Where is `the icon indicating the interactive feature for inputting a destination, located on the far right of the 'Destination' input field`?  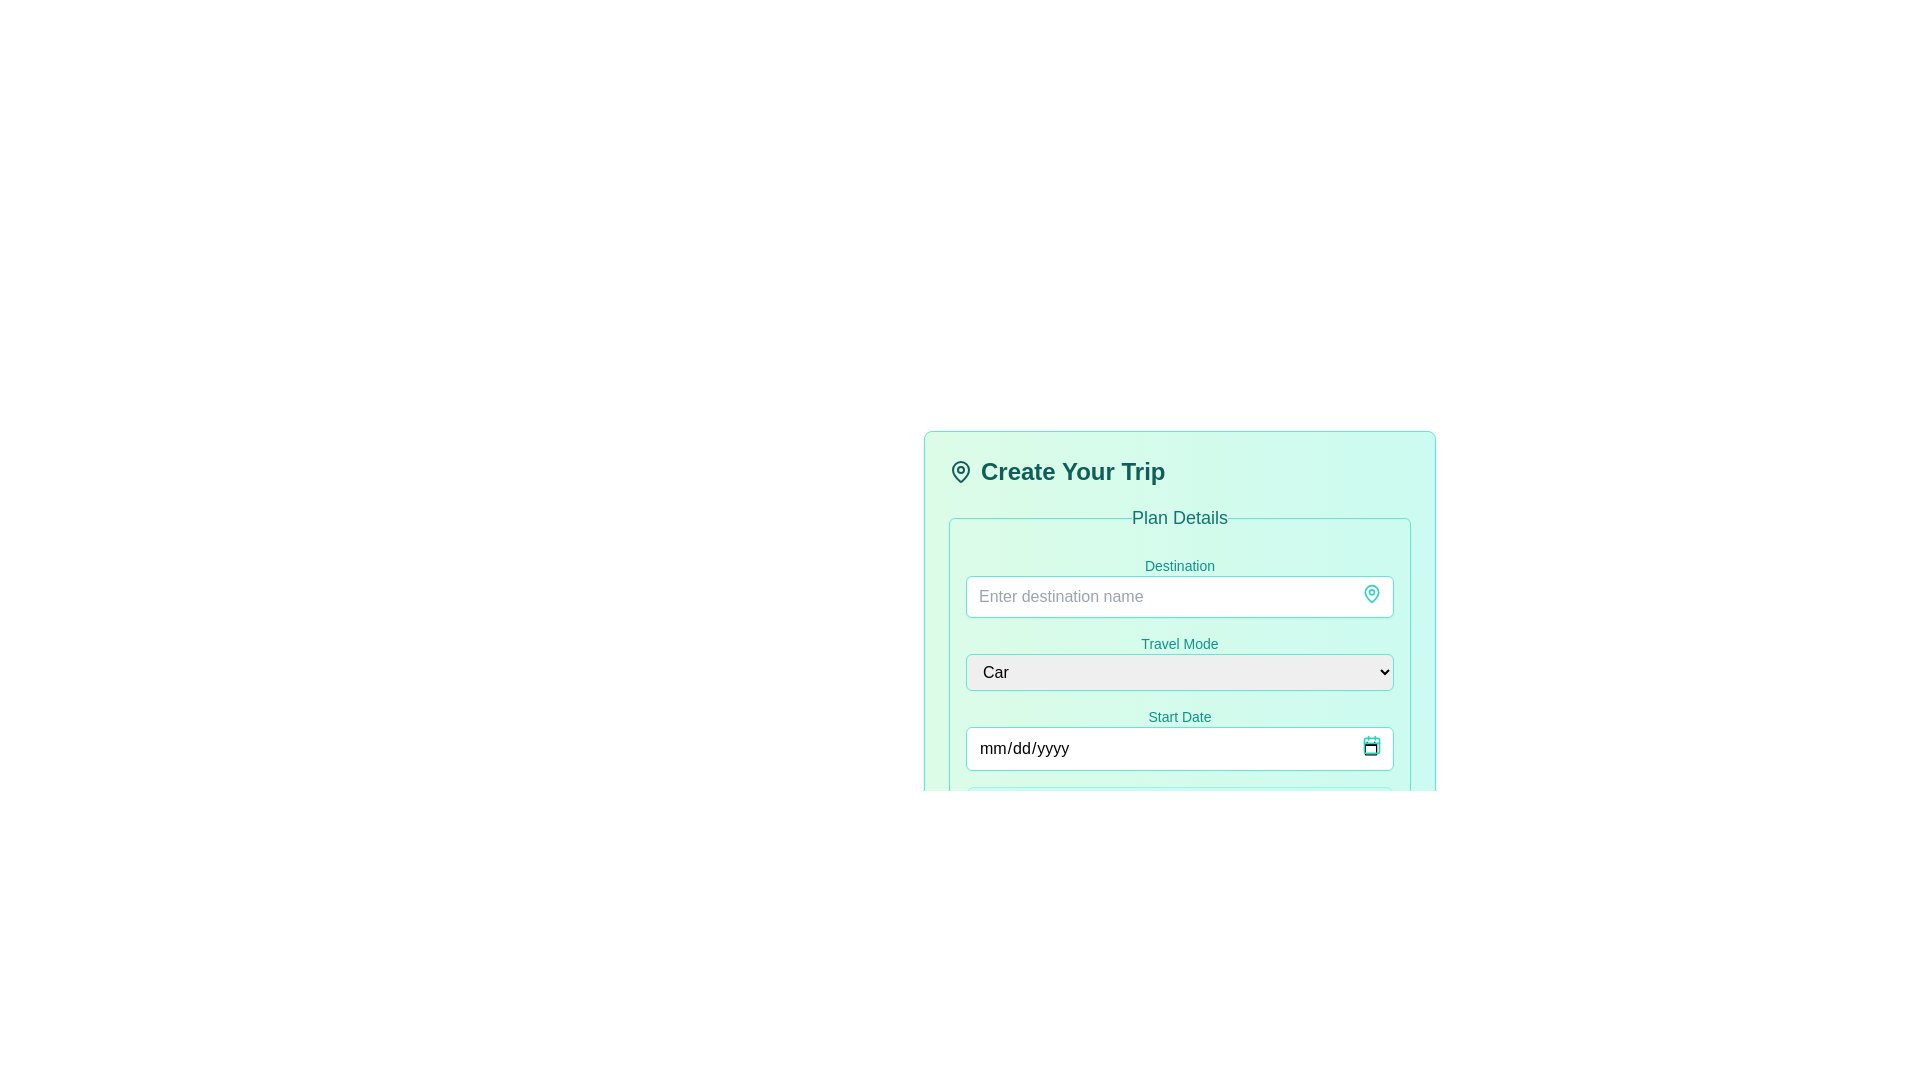
the icon indicating the interactive feature for inputting a destination, located on the far right of the 'Destination' input field is located at coordinates (1371, 593).